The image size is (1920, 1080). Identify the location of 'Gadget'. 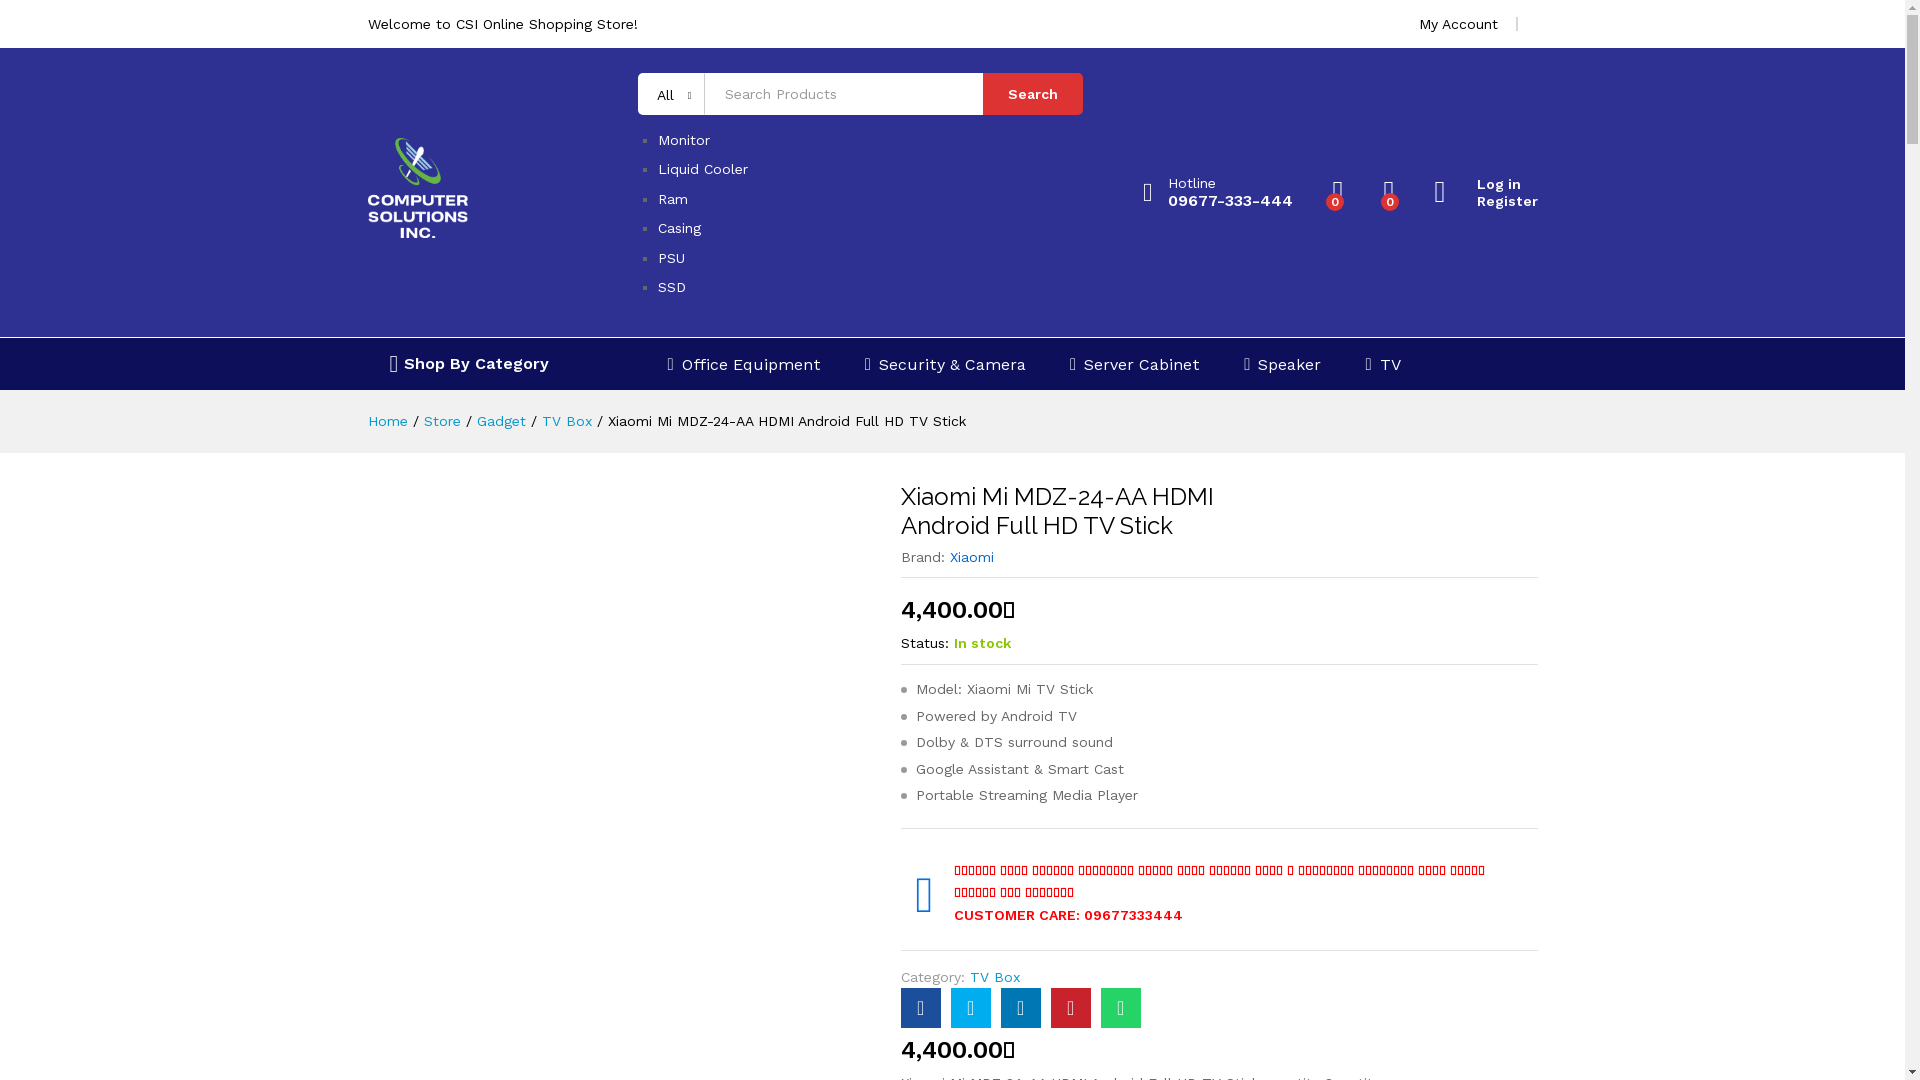
(500, 419).